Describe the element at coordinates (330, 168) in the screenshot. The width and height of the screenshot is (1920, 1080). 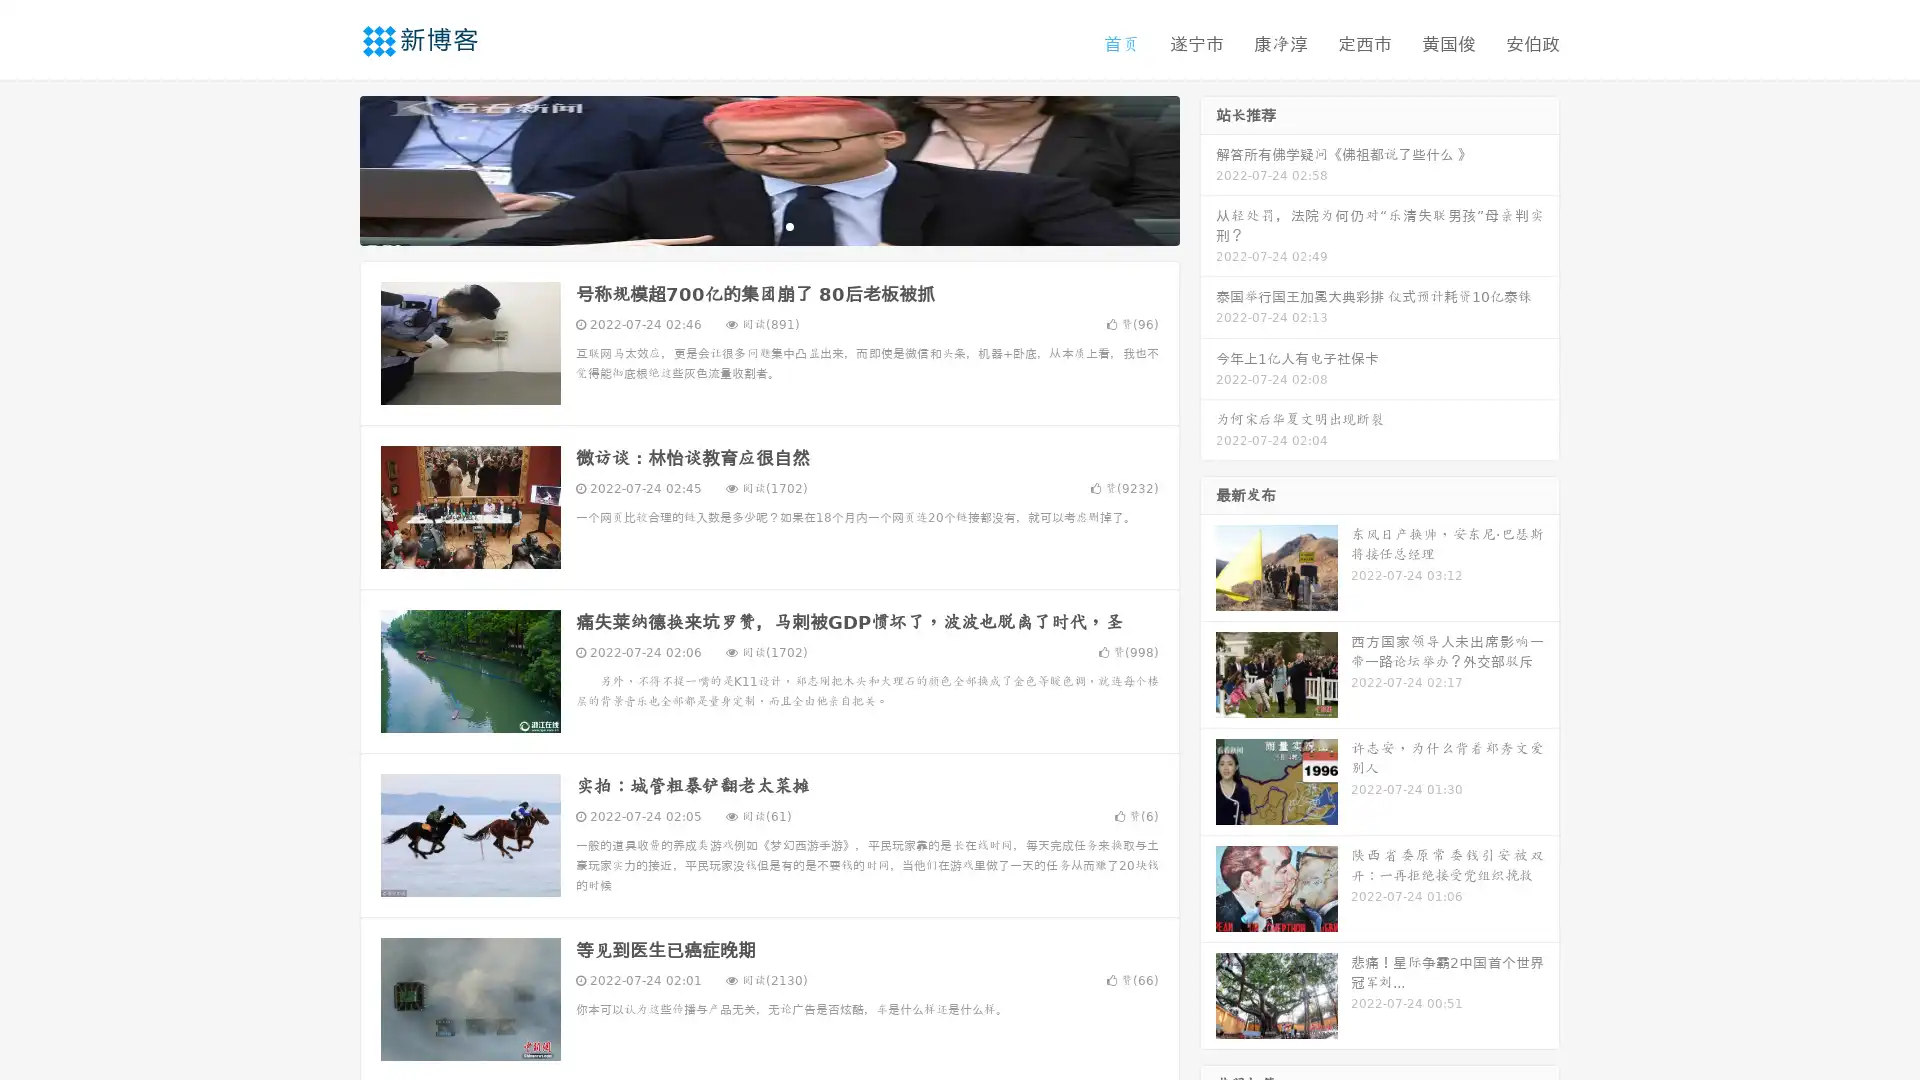
I see `Previous slide` at that location.